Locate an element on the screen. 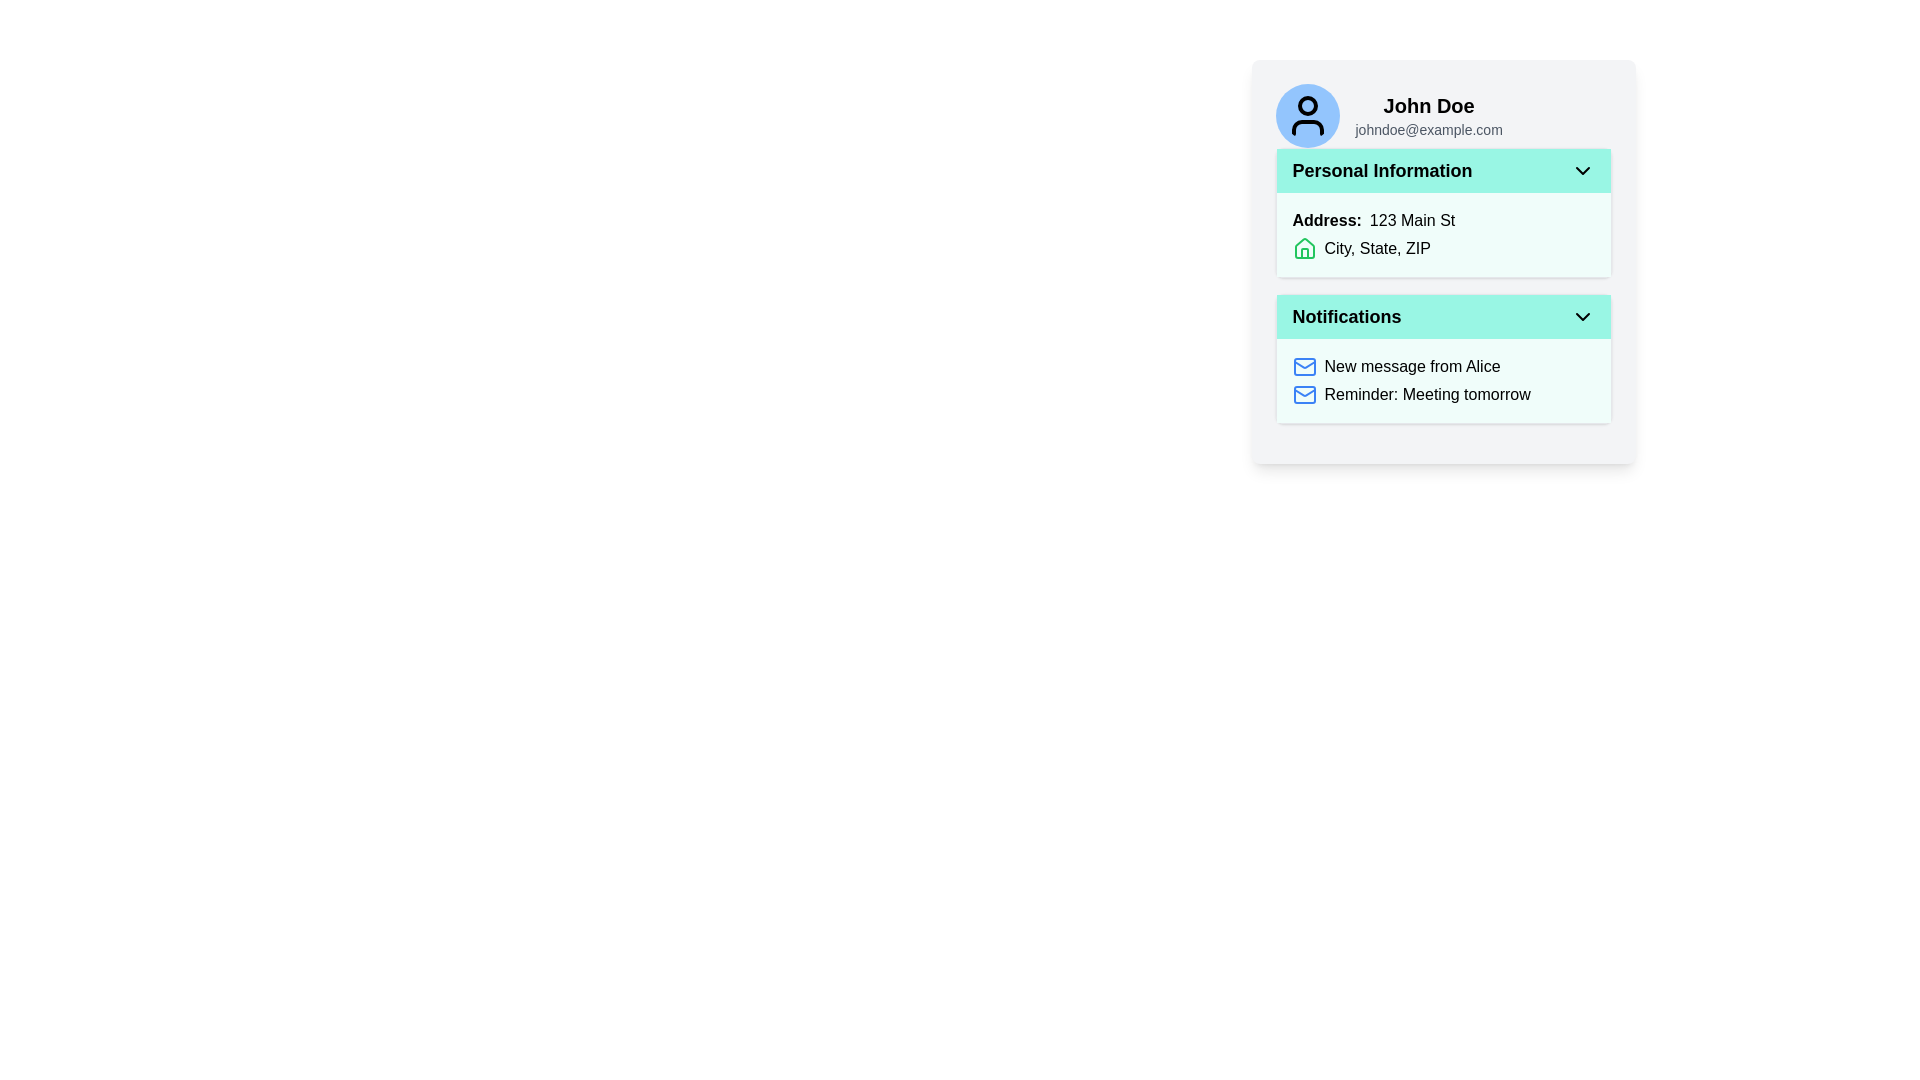  the downward-pointing chevron icon located at the top-right corner of the 'Personal Information' section header is located at coordinates (1581, 169).